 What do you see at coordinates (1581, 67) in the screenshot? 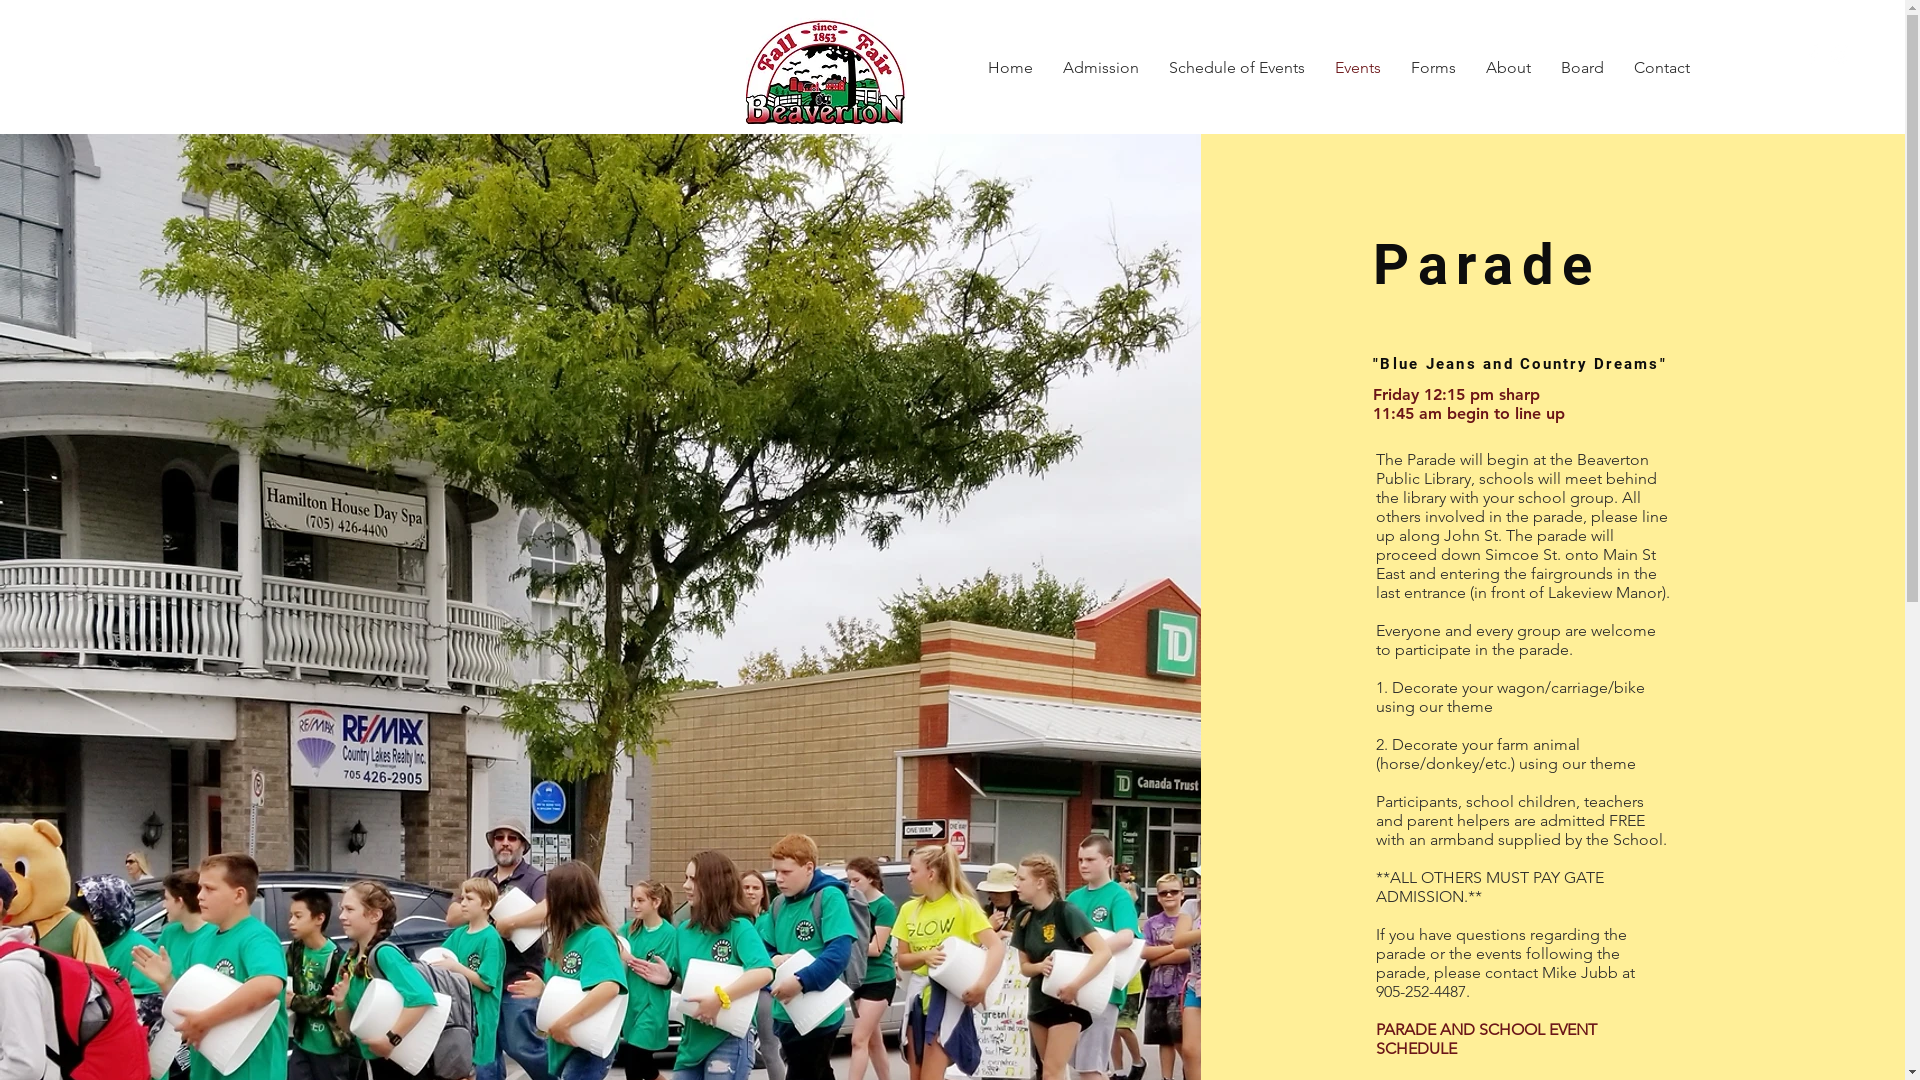
I see `'Board'` at bounding box center [1581, 67].